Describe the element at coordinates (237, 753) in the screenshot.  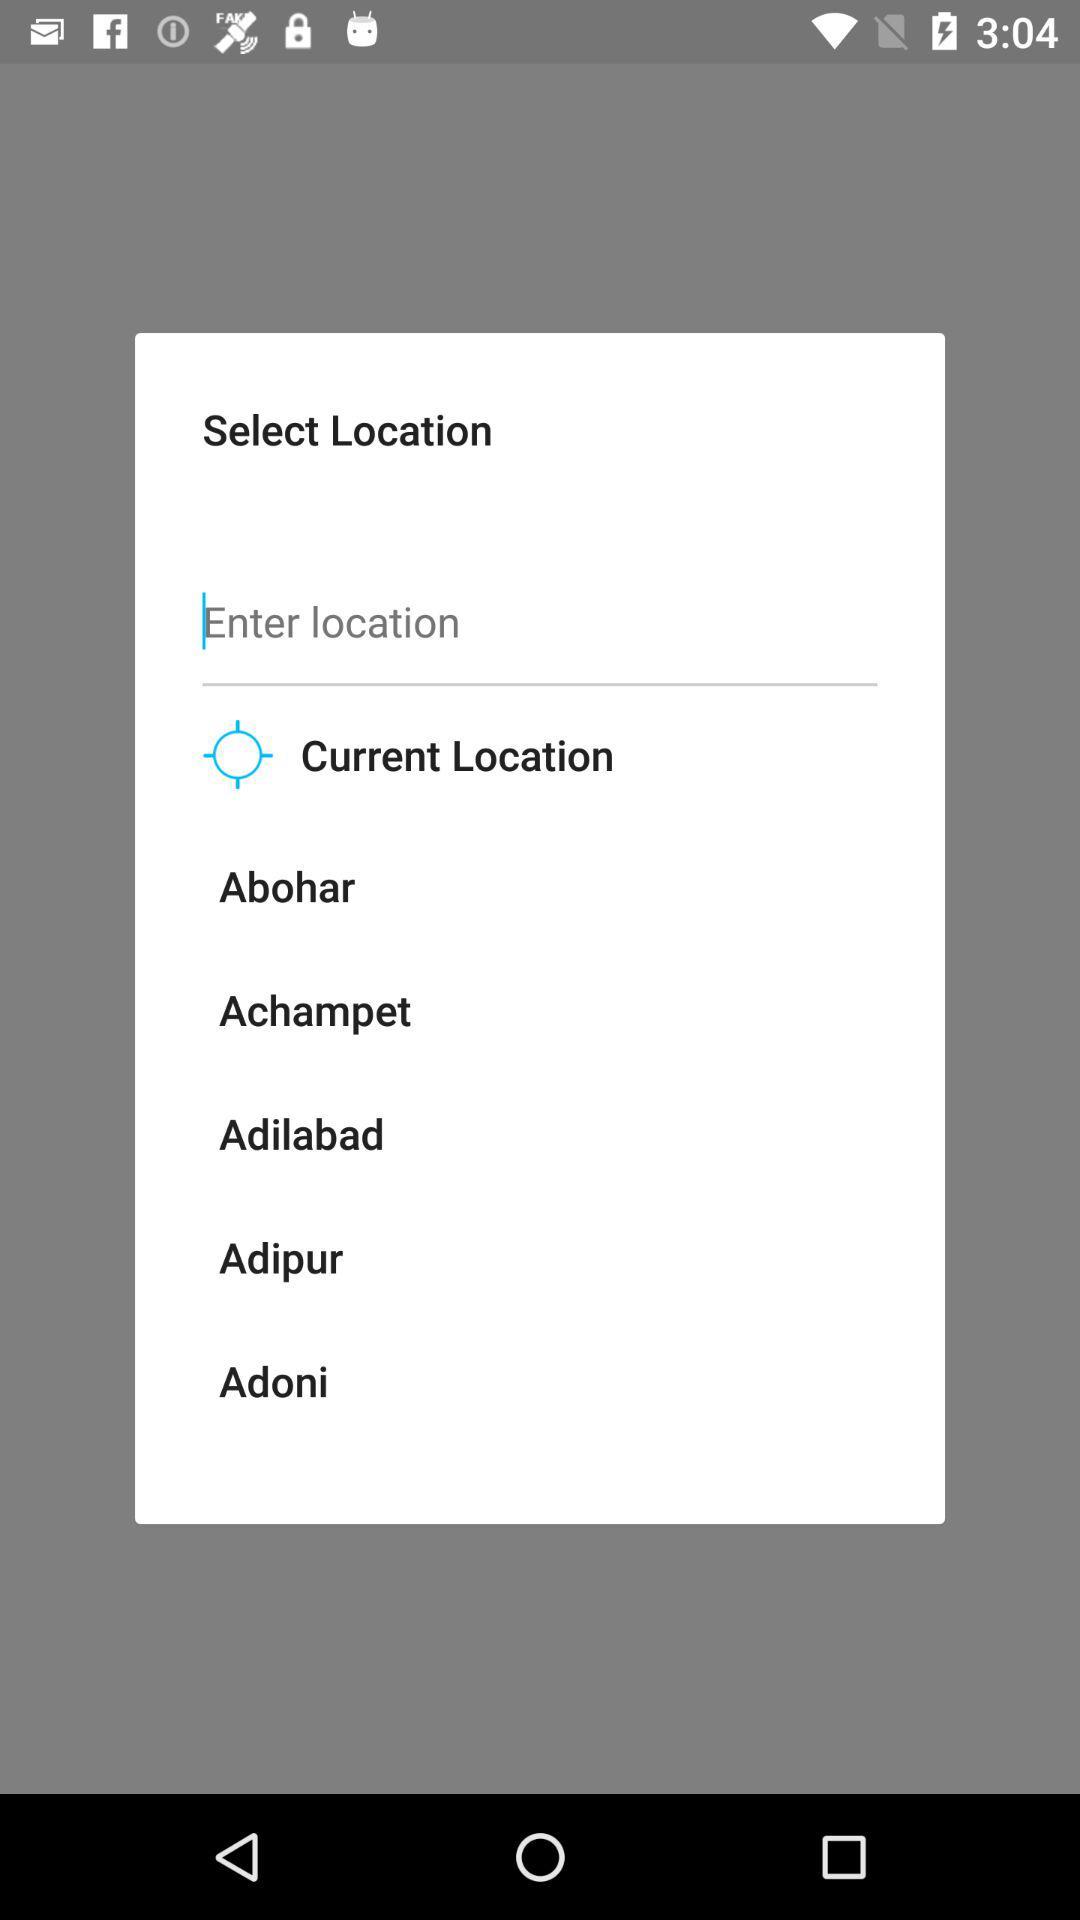
I see `the item above abohar item` at that location.